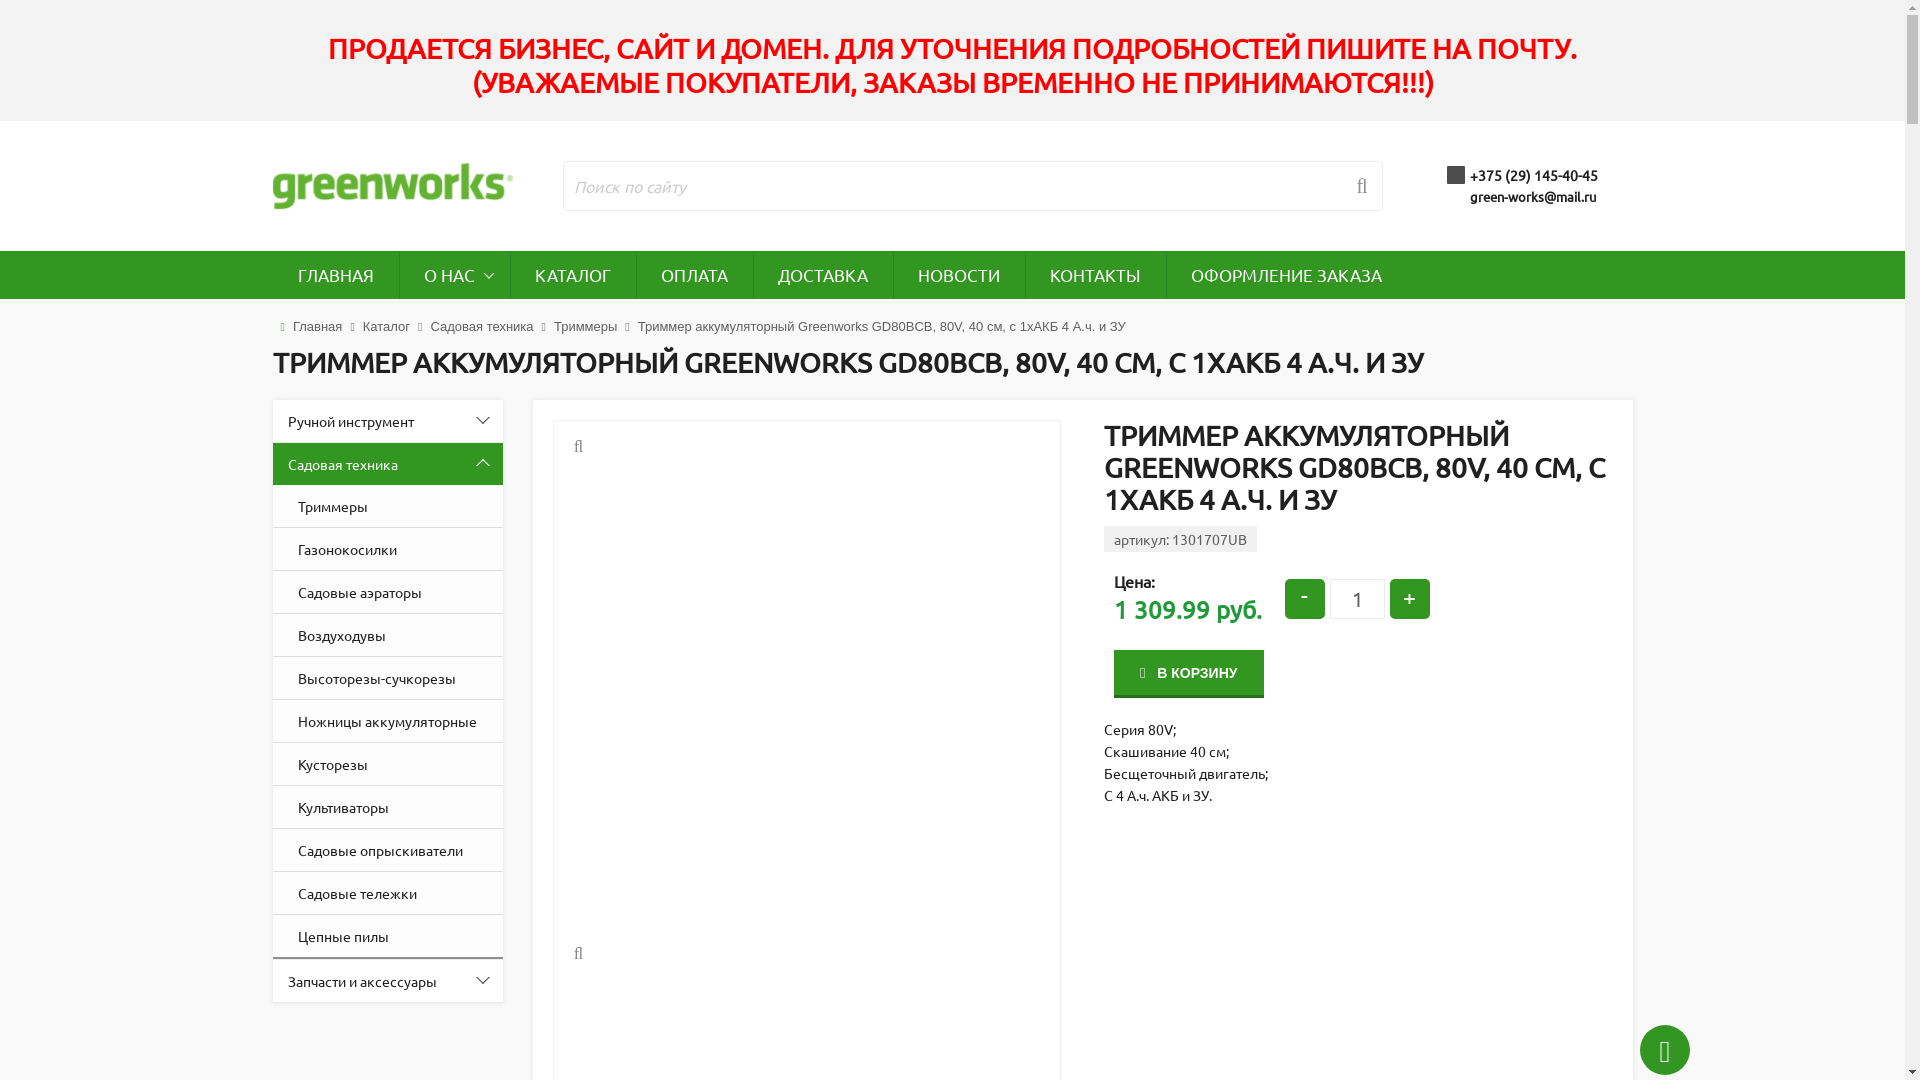  I want to click on '-', so click(1305, 596).